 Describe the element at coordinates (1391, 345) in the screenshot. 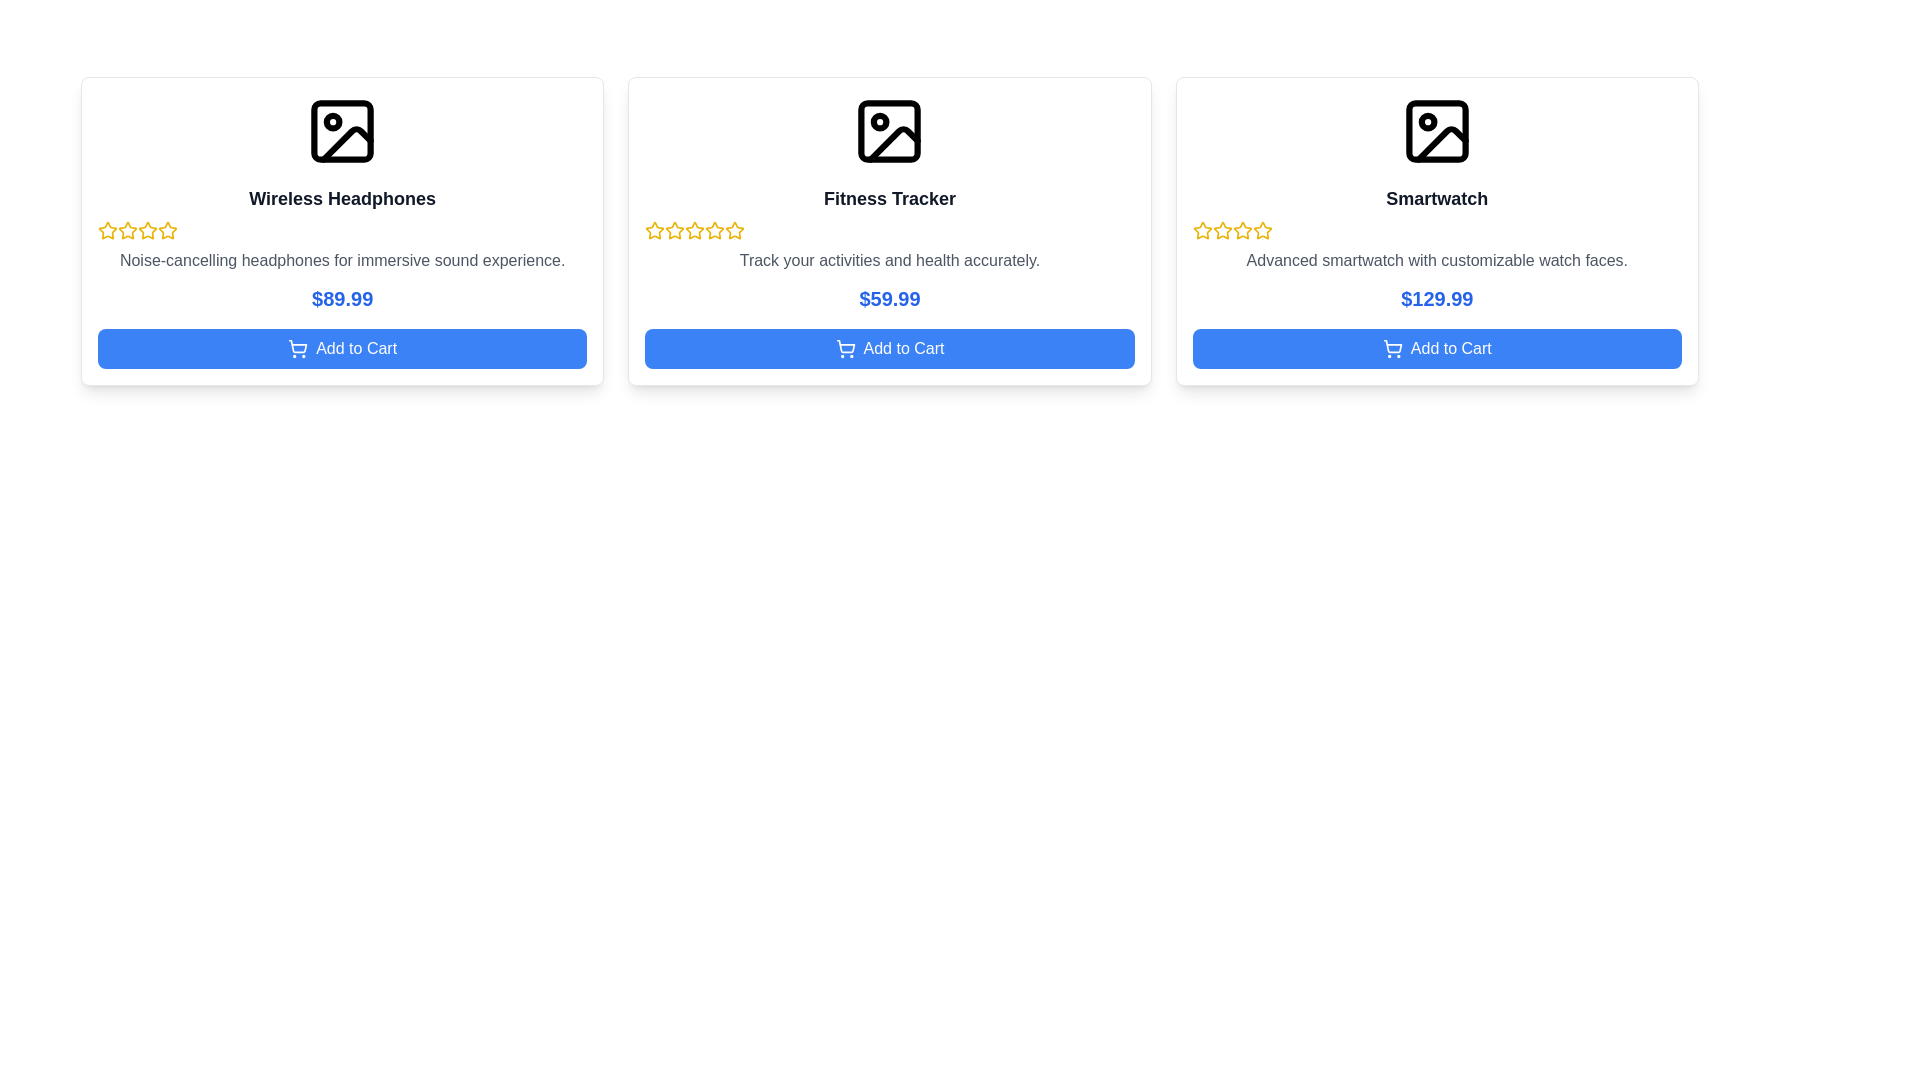

I see `the shopping cart icon within the blue 'Add to Cart' button located in the third product card for the 'Smartwatch'` at that location.